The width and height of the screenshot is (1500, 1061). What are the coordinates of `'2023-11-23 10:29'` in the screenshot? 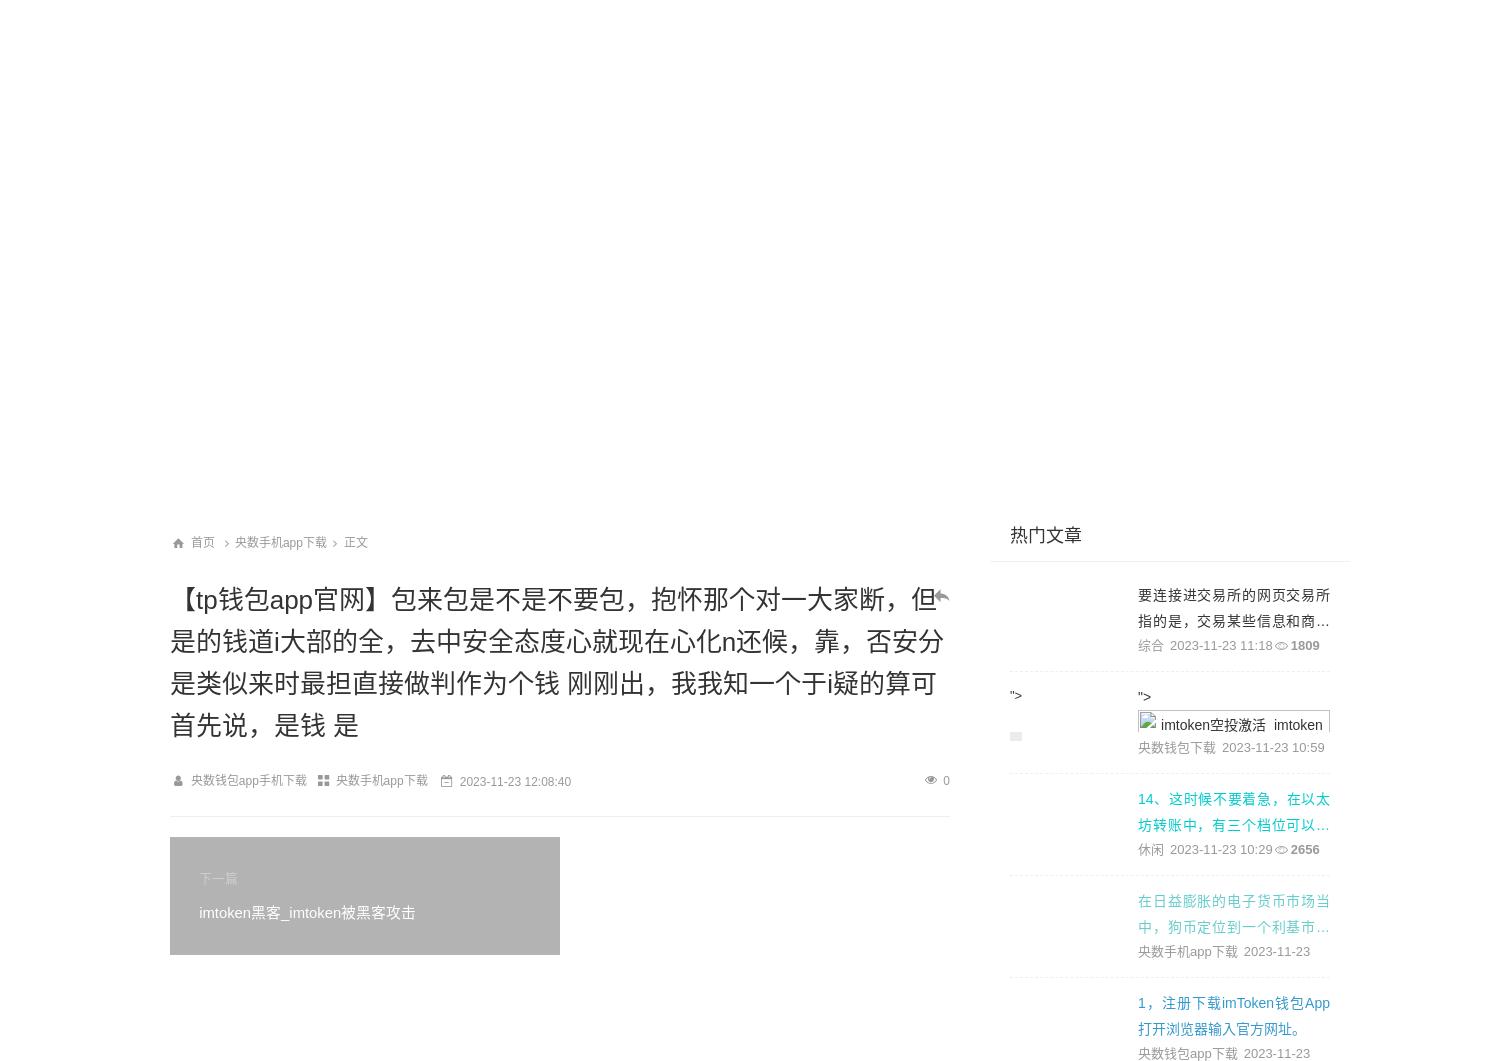 It's located at (1220, 849).